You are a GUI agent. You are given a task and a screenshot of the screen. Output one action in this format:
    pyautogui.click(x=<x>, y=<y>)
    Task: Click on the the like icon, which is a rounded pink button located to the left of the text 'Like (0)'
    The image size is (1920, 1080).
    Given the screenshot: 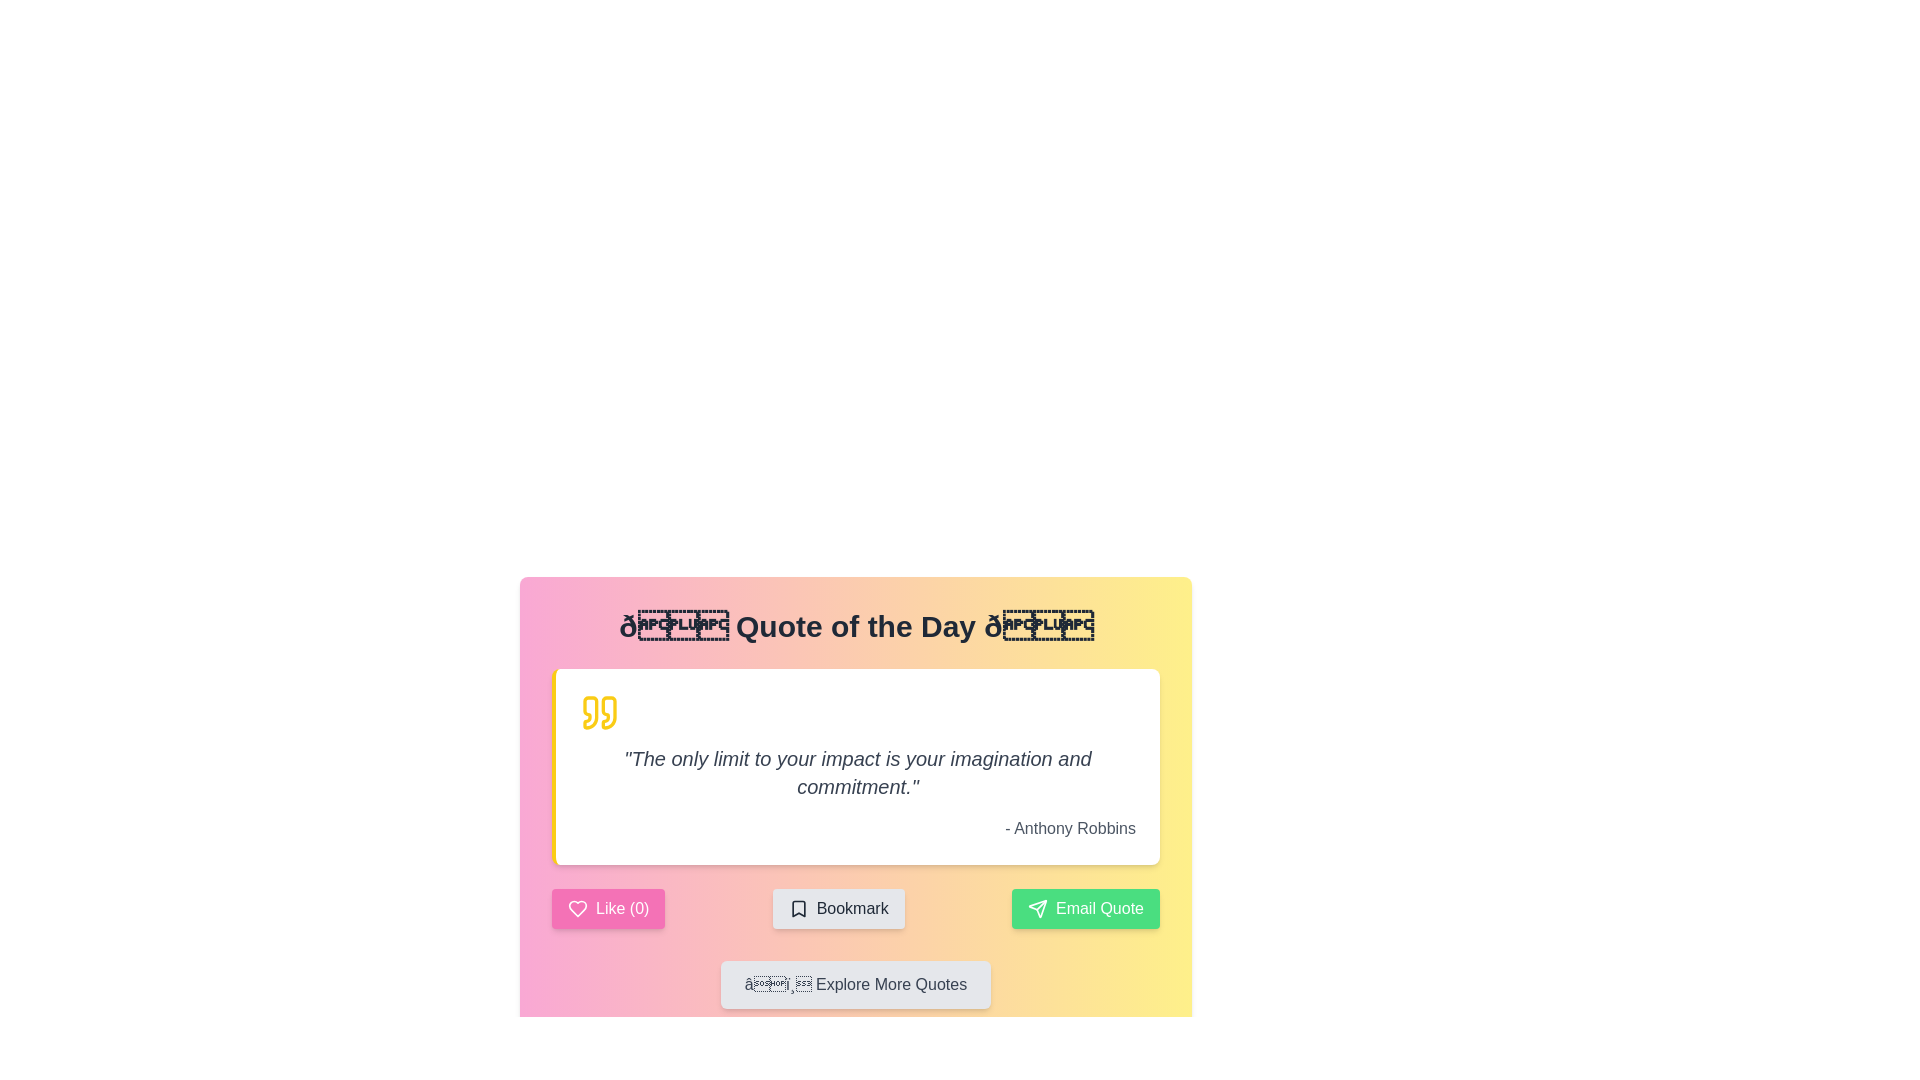 What is the action you would take?
    pyautogui.click(x=576, y=909)
    